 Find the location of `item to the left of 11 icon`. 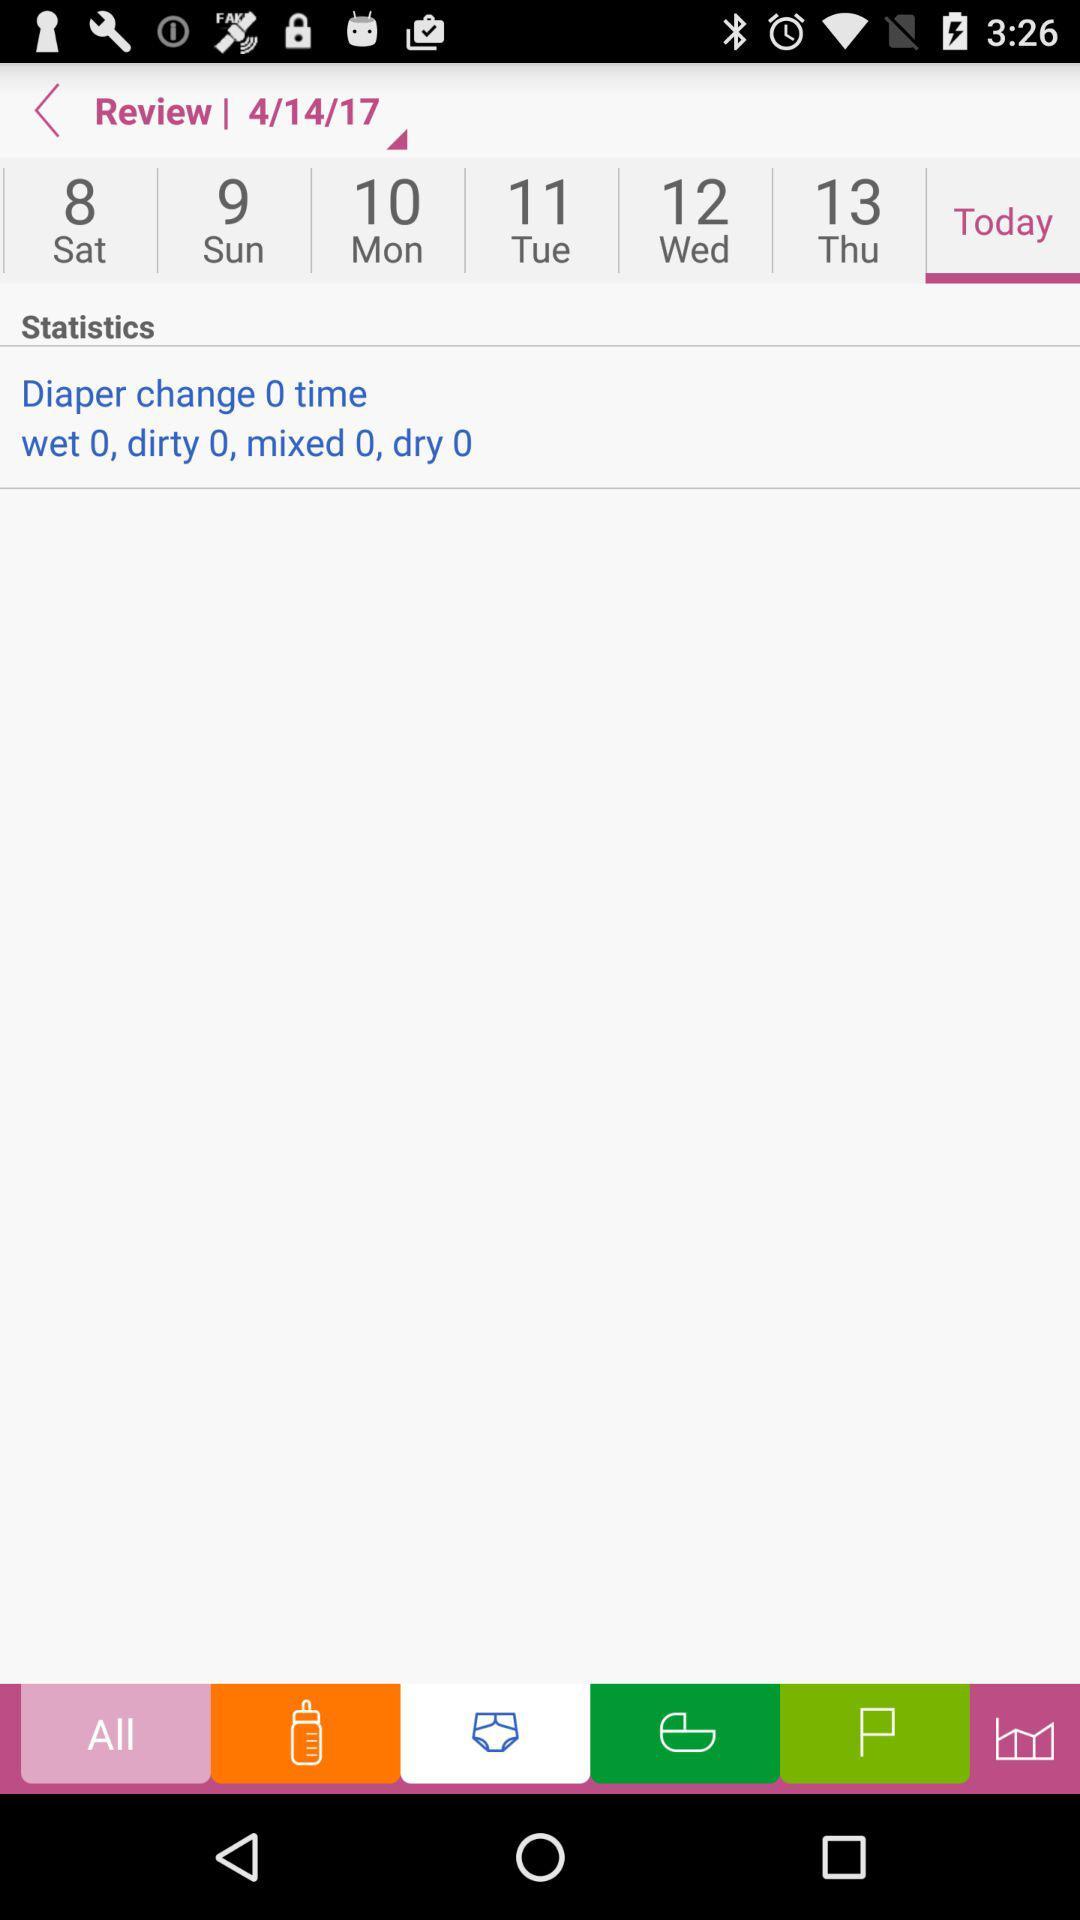

item to the left of 11 icon is located at coordinates (387, 220).